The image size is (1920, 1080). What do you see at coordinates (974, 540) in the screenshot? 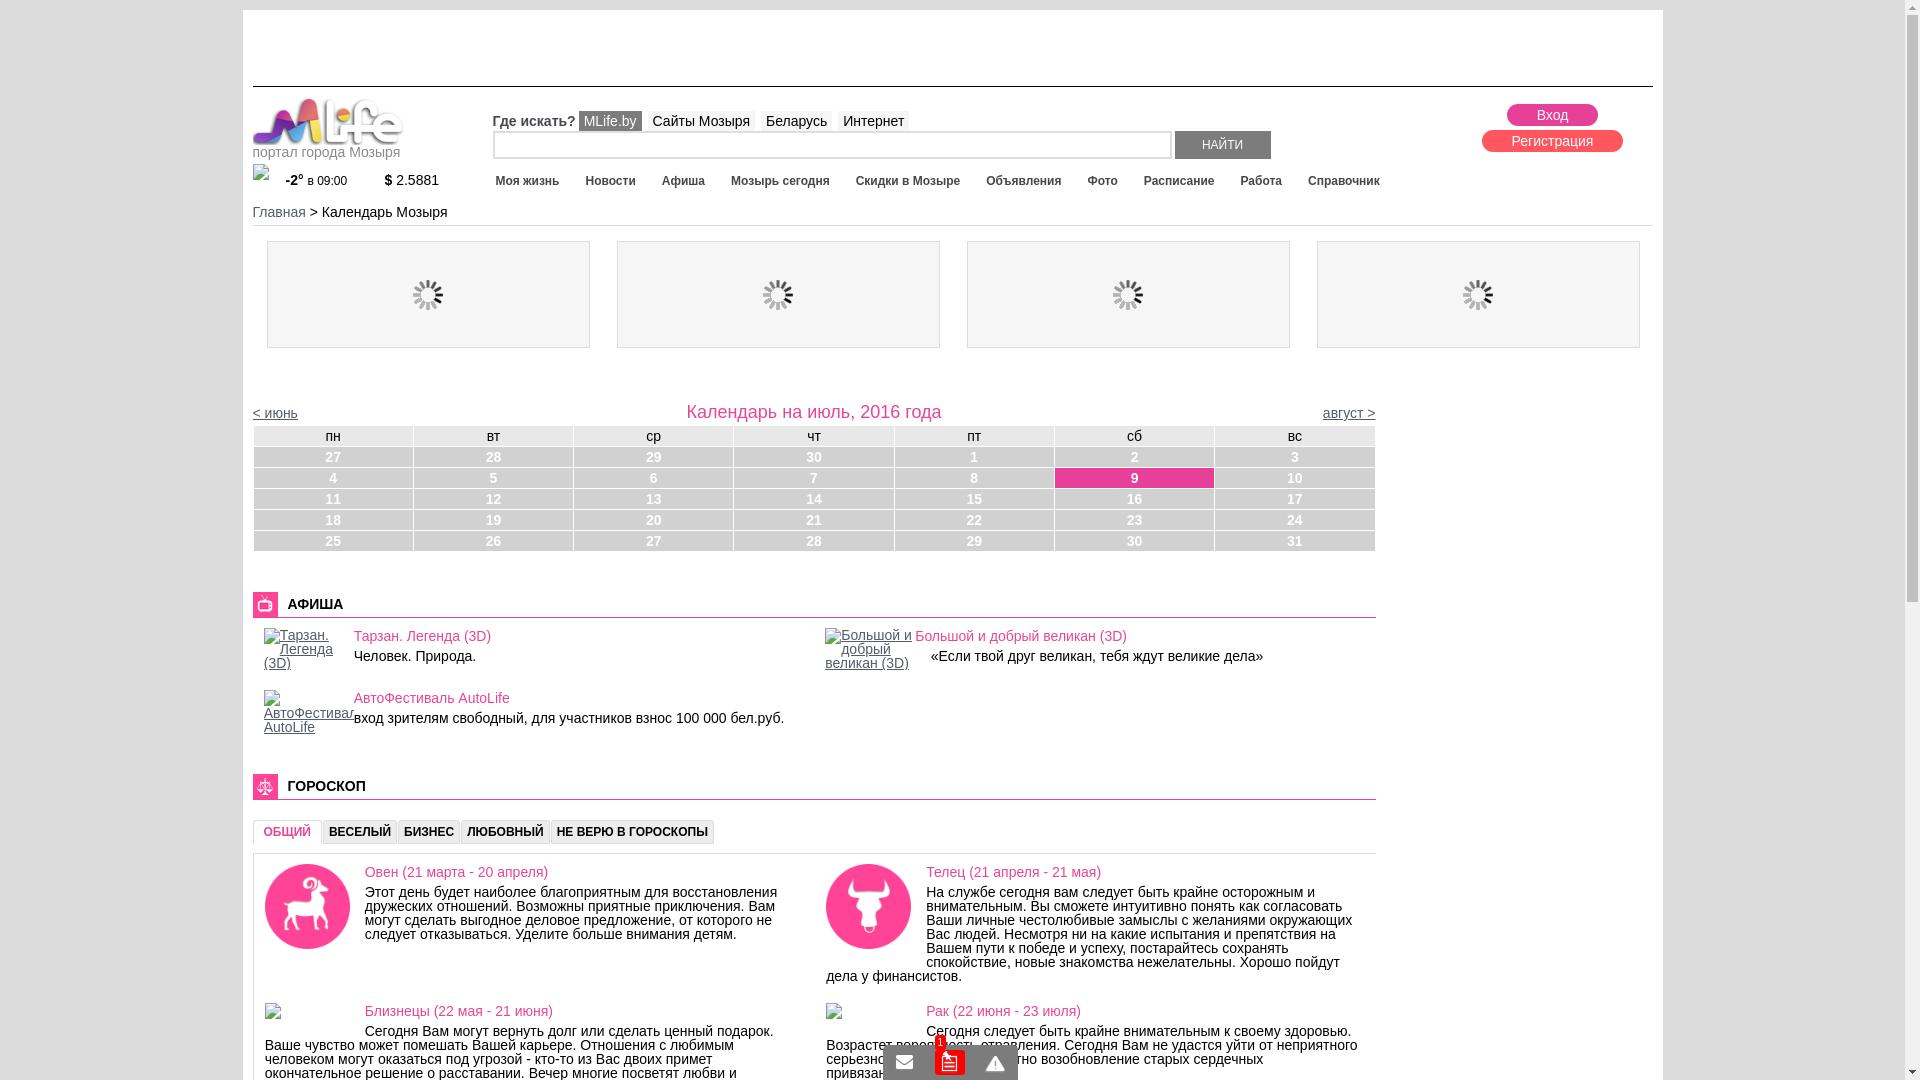
I see `'29'` at bounding box center [974, 540].